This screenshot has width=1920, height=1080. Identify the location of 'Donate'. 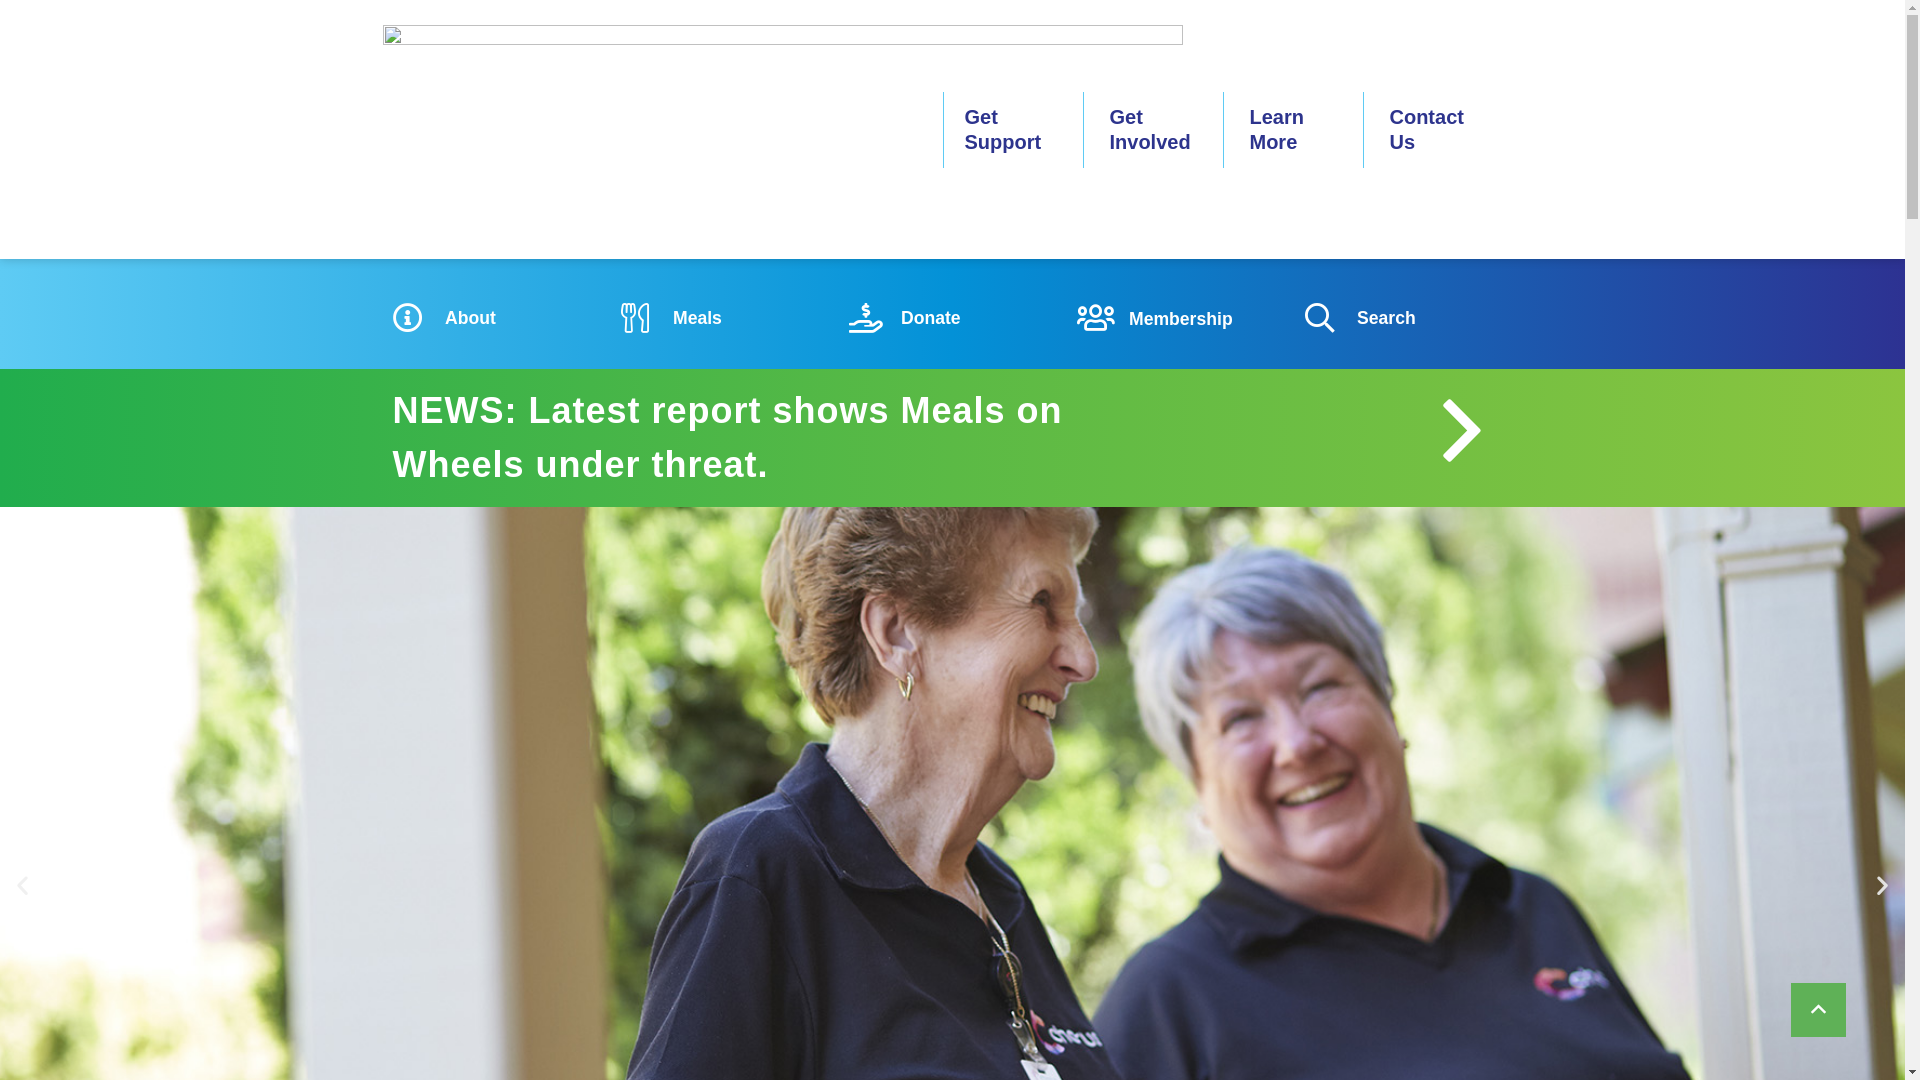
(848, 318).